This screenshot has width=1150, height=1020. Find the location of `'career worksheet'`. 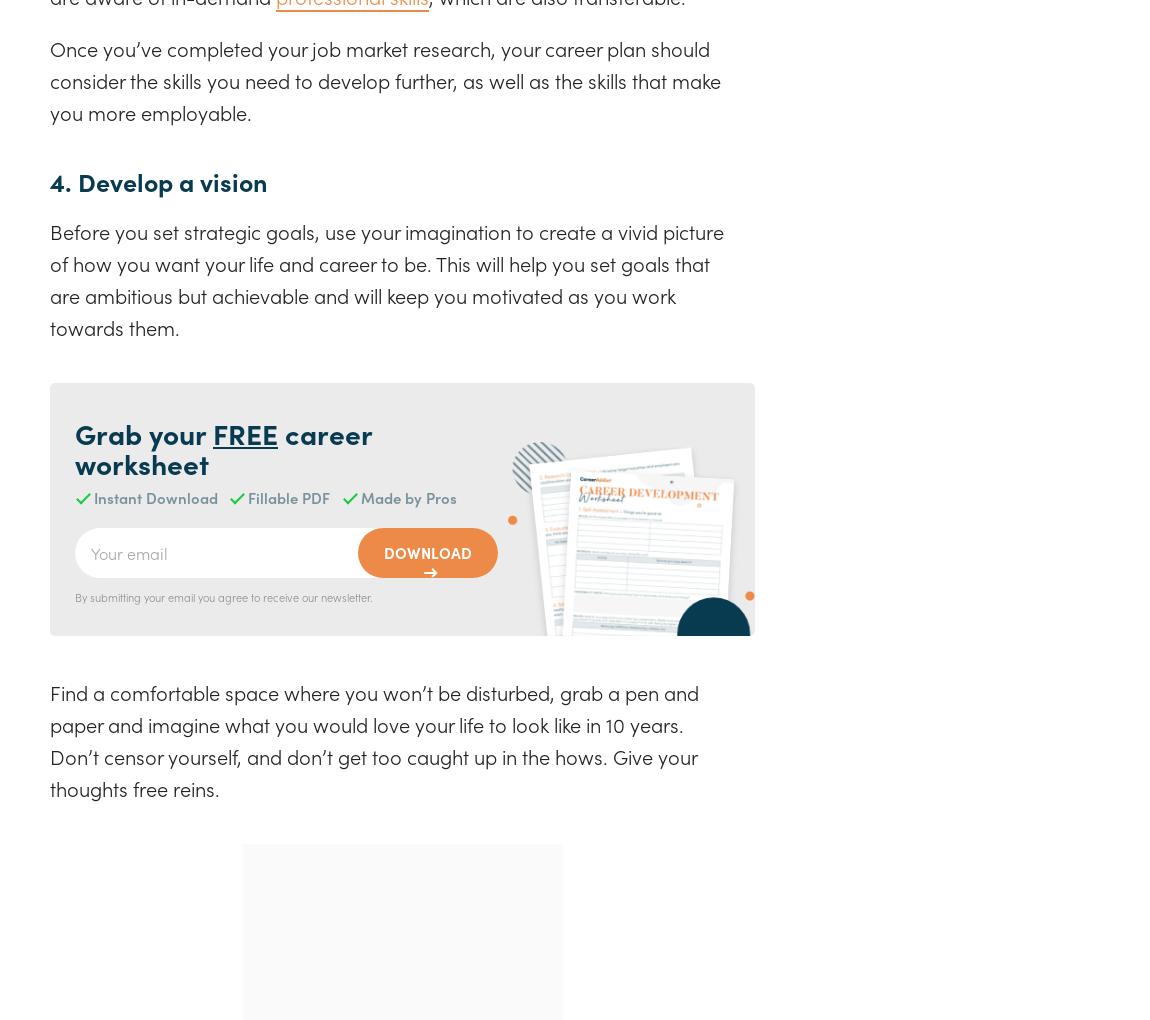

'career worksheet' is located at coordinates (222, 446).